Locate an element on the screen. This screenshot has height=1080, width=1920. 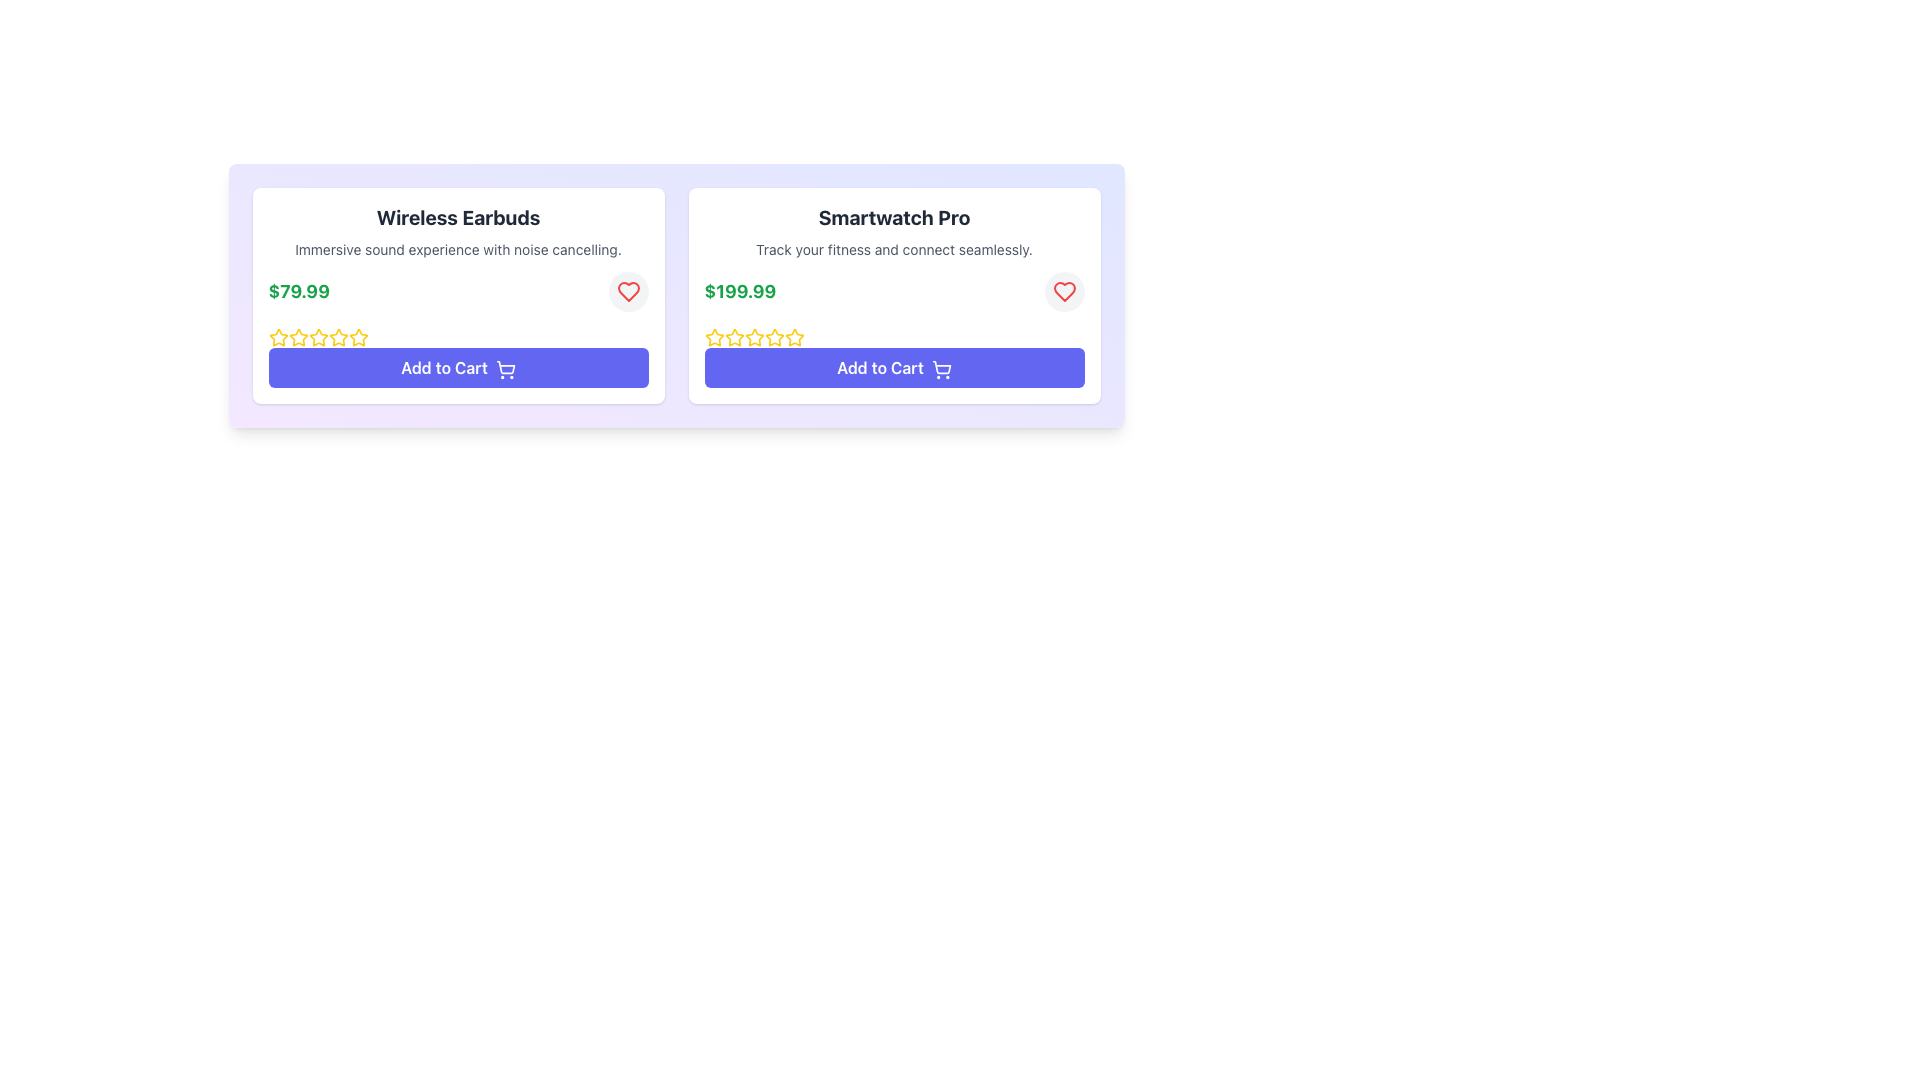
the shopping cart icon located within the 'Add to Cart' button for the product 'Wireless Earbuds' is located at coordinates (505, 369).